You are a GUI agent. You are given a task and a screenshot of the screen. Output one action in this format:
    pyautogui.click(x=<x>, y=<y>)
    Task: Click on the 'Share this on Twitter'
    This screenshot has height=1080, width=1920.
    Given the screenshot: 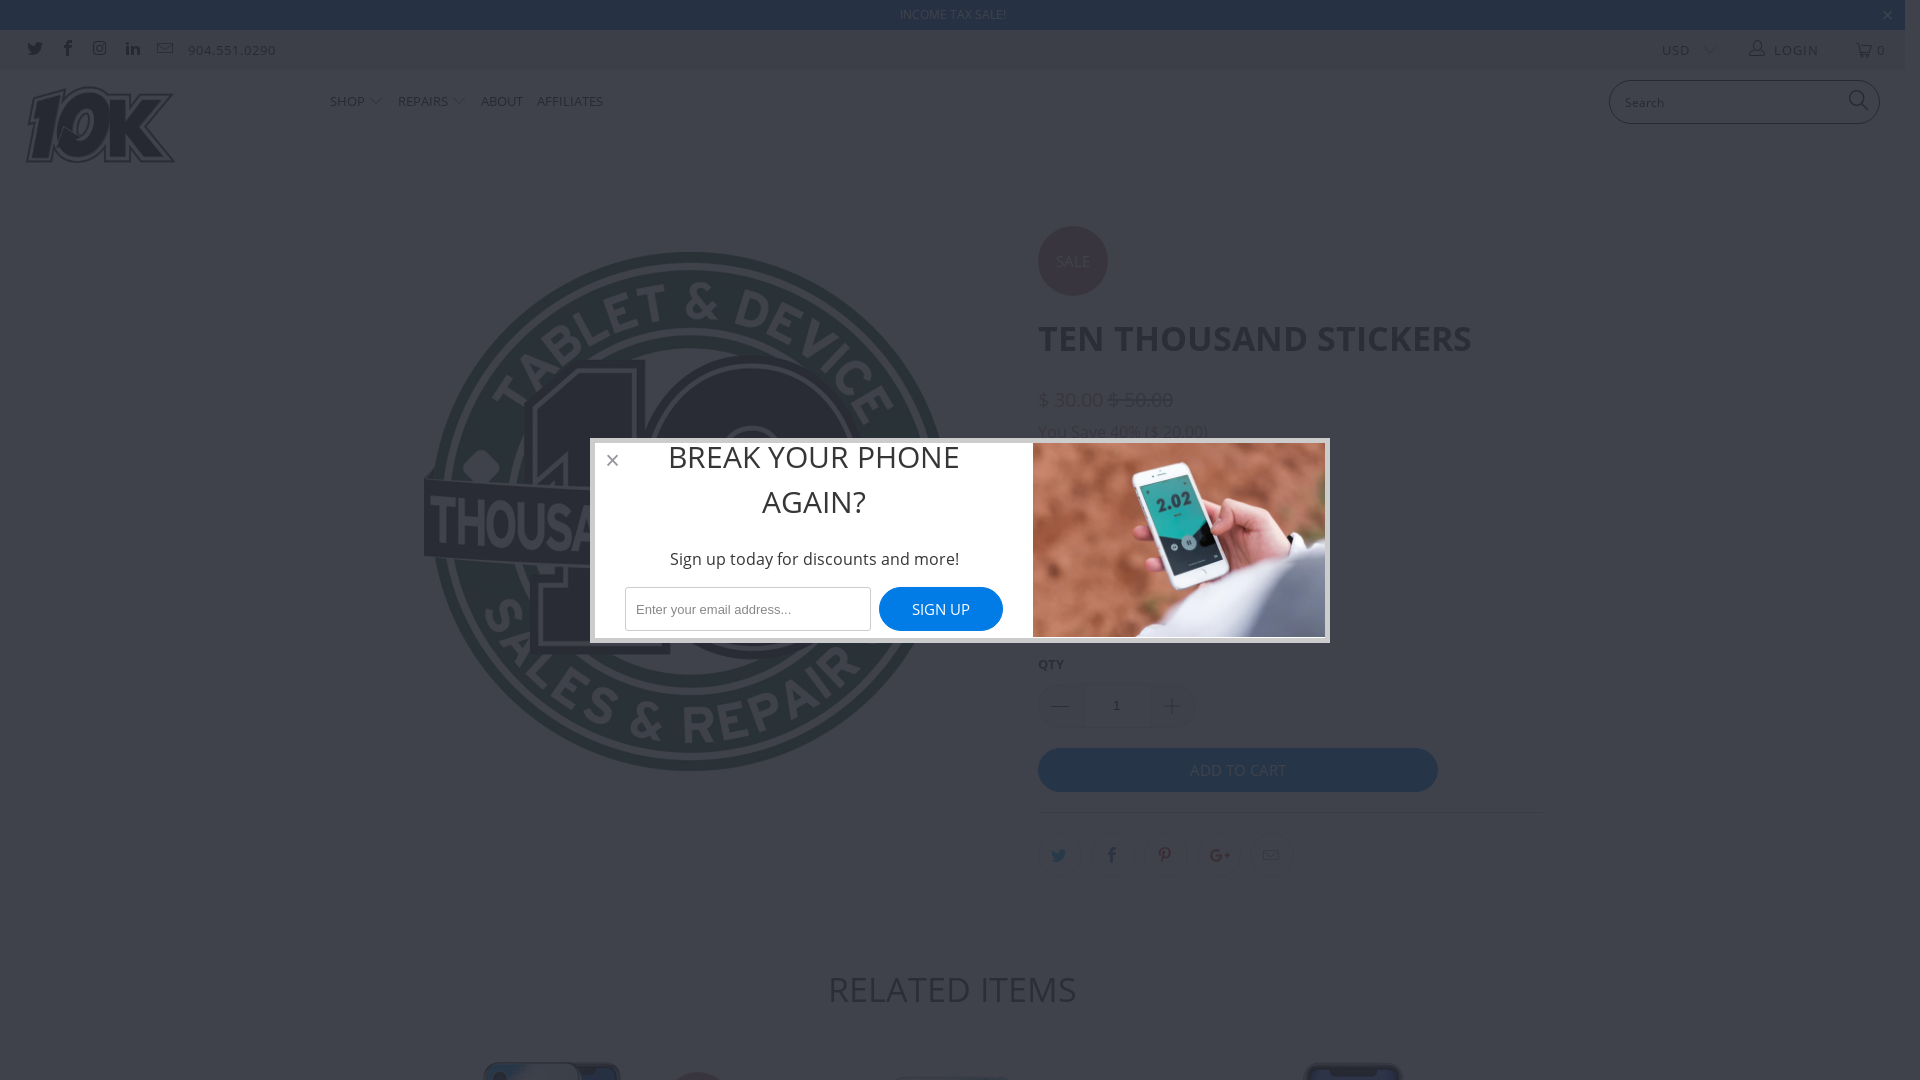 What is the action you would take?
    pyautogui.click(x=1059, y=855)
    